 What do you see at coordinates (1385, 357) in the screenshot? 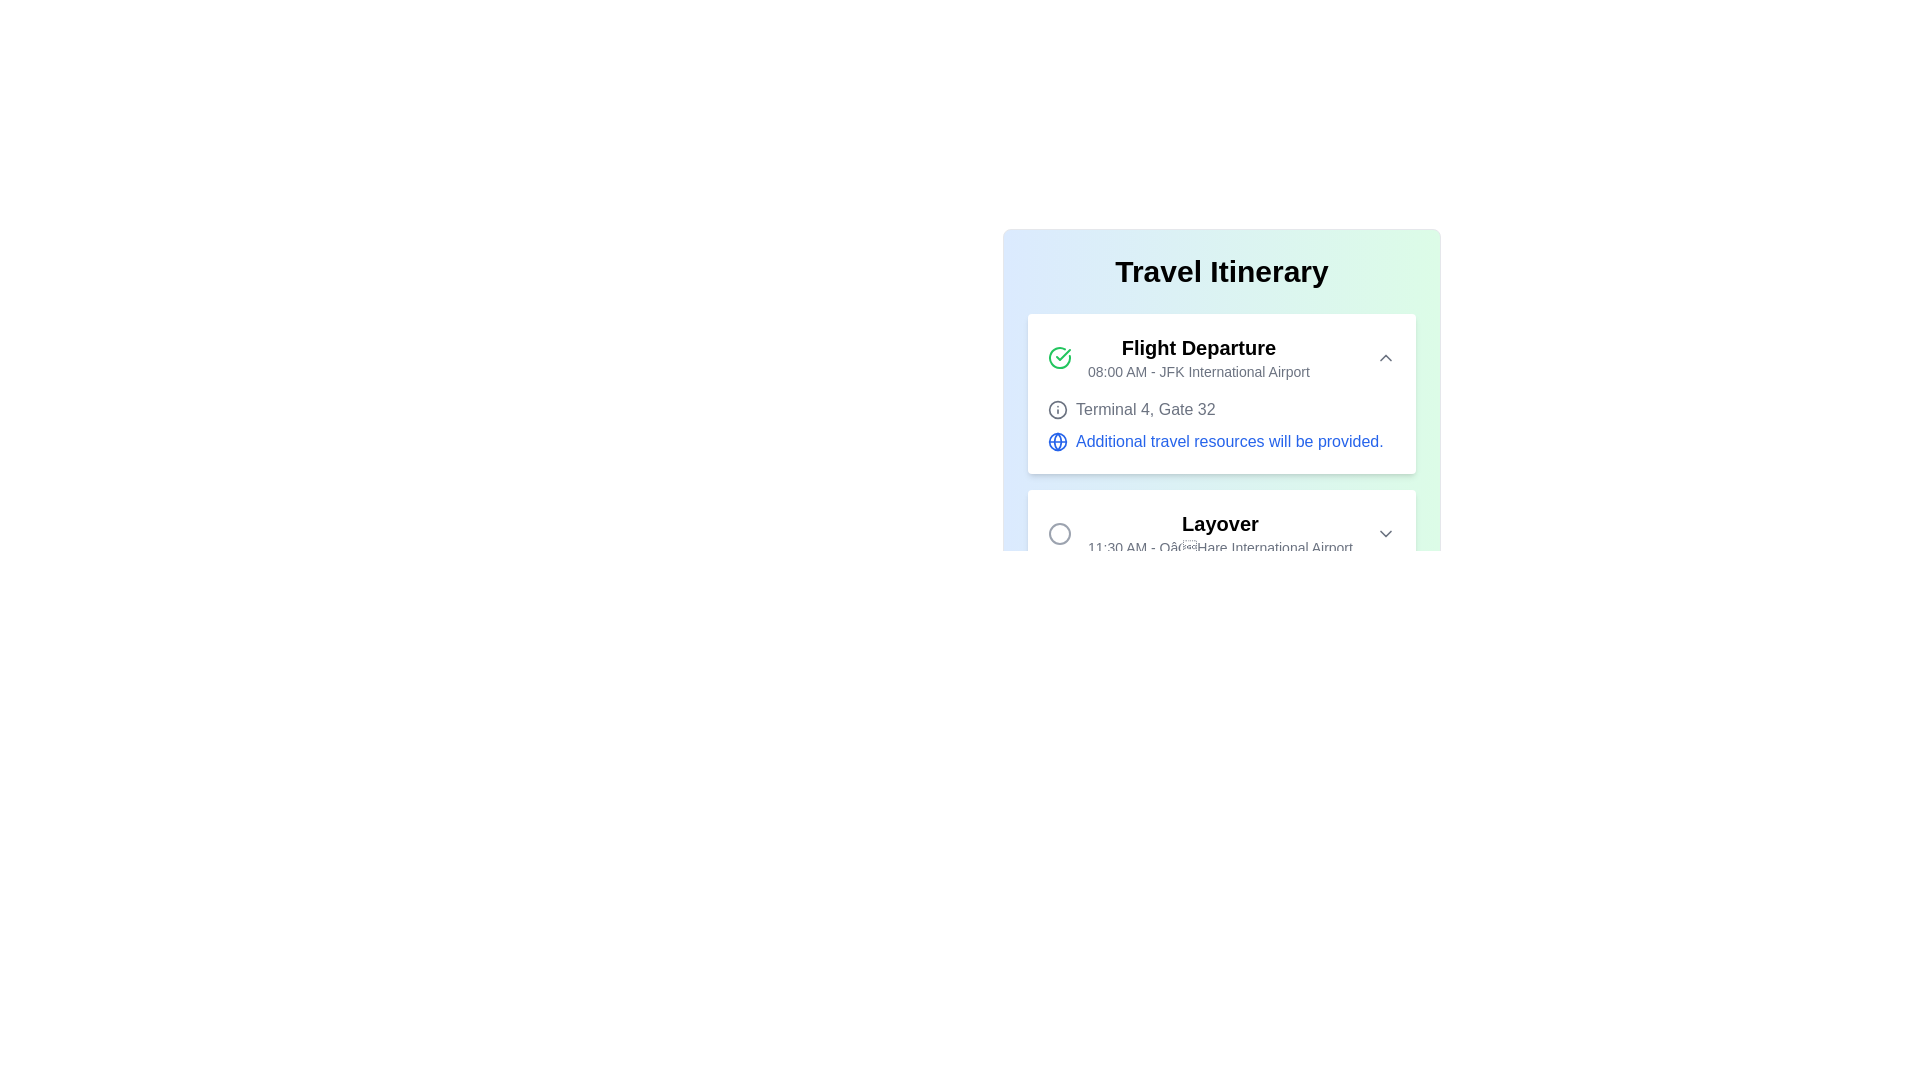
I see `the small upward-pointing chevron icon button next to the 'Flight Departure' text, which indicates expandable functionality` at bounding box center [1385, 357].